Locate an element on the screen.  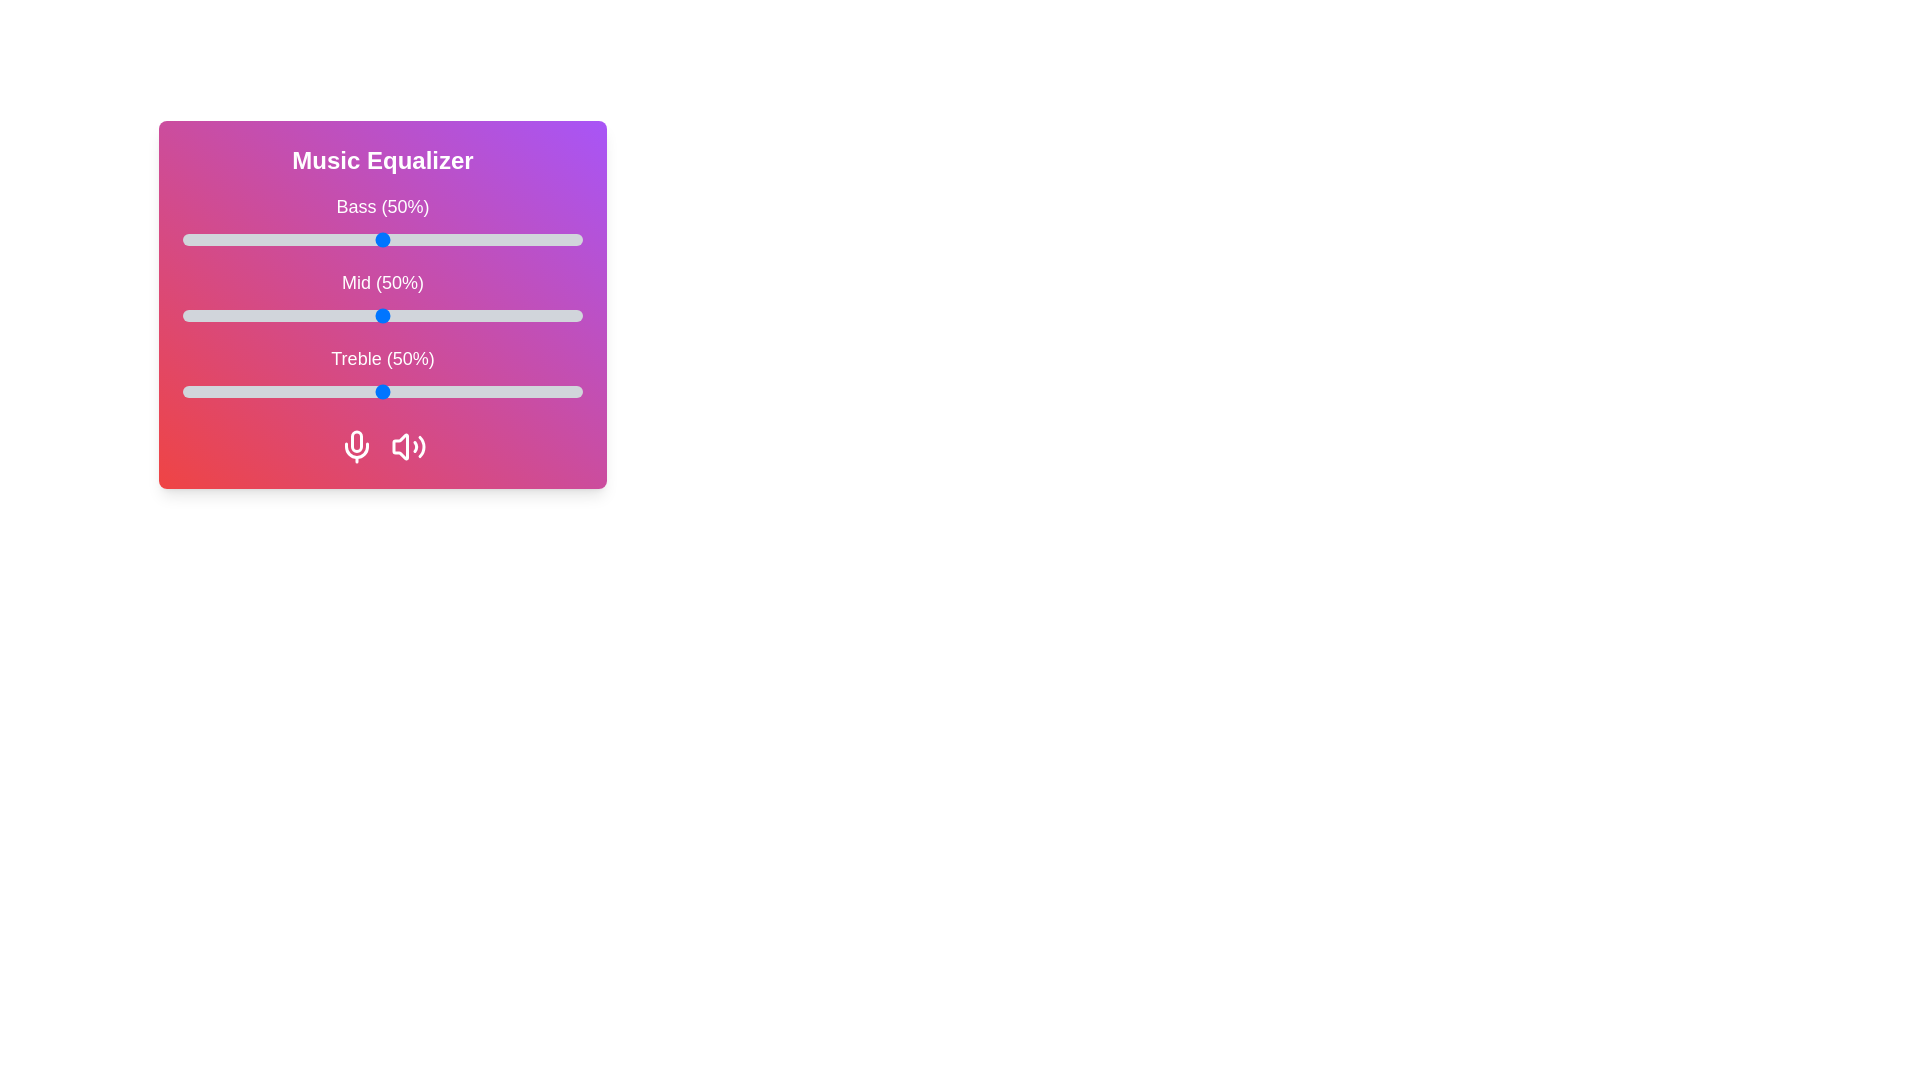
the microphone icon is located at coordinates (356, 446).